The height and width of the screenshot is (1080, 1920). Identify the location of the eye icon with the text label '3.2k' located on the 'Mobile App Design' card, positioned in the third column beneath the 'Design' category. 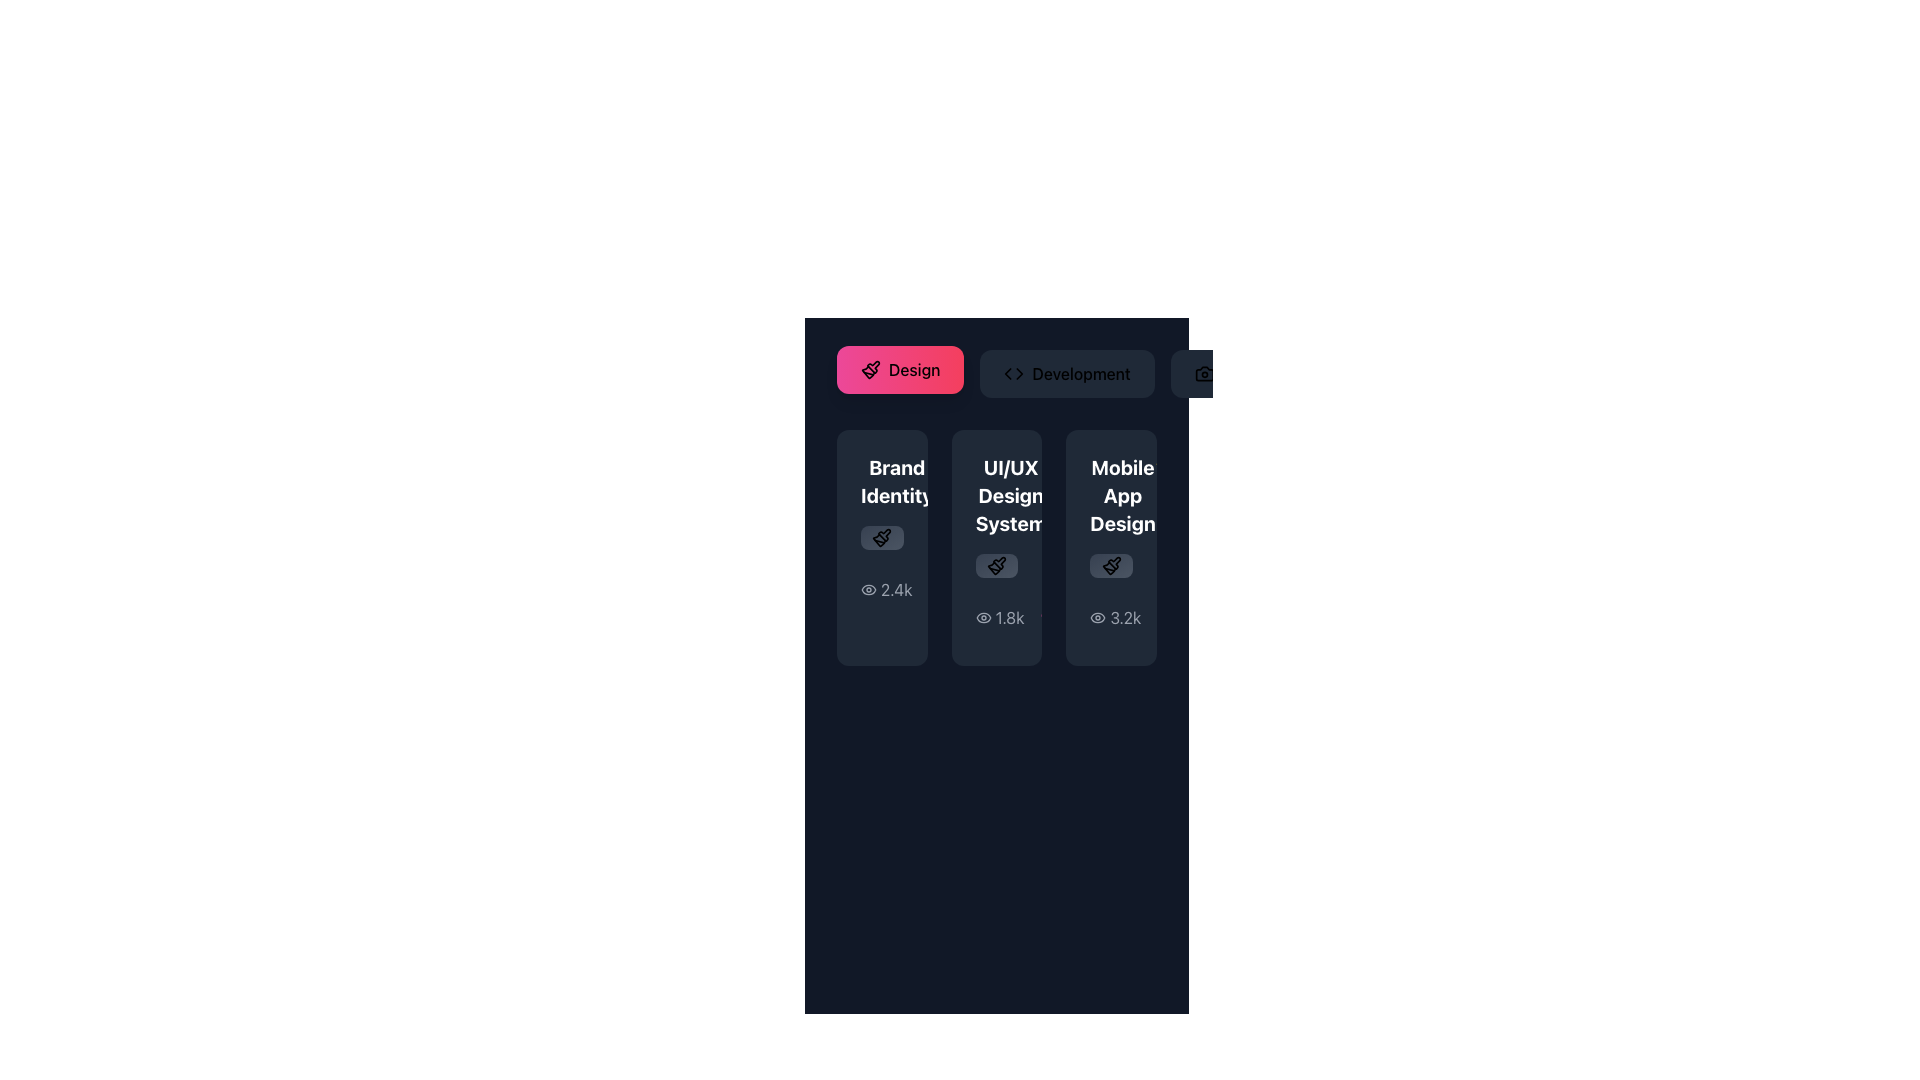
(1114, 616).